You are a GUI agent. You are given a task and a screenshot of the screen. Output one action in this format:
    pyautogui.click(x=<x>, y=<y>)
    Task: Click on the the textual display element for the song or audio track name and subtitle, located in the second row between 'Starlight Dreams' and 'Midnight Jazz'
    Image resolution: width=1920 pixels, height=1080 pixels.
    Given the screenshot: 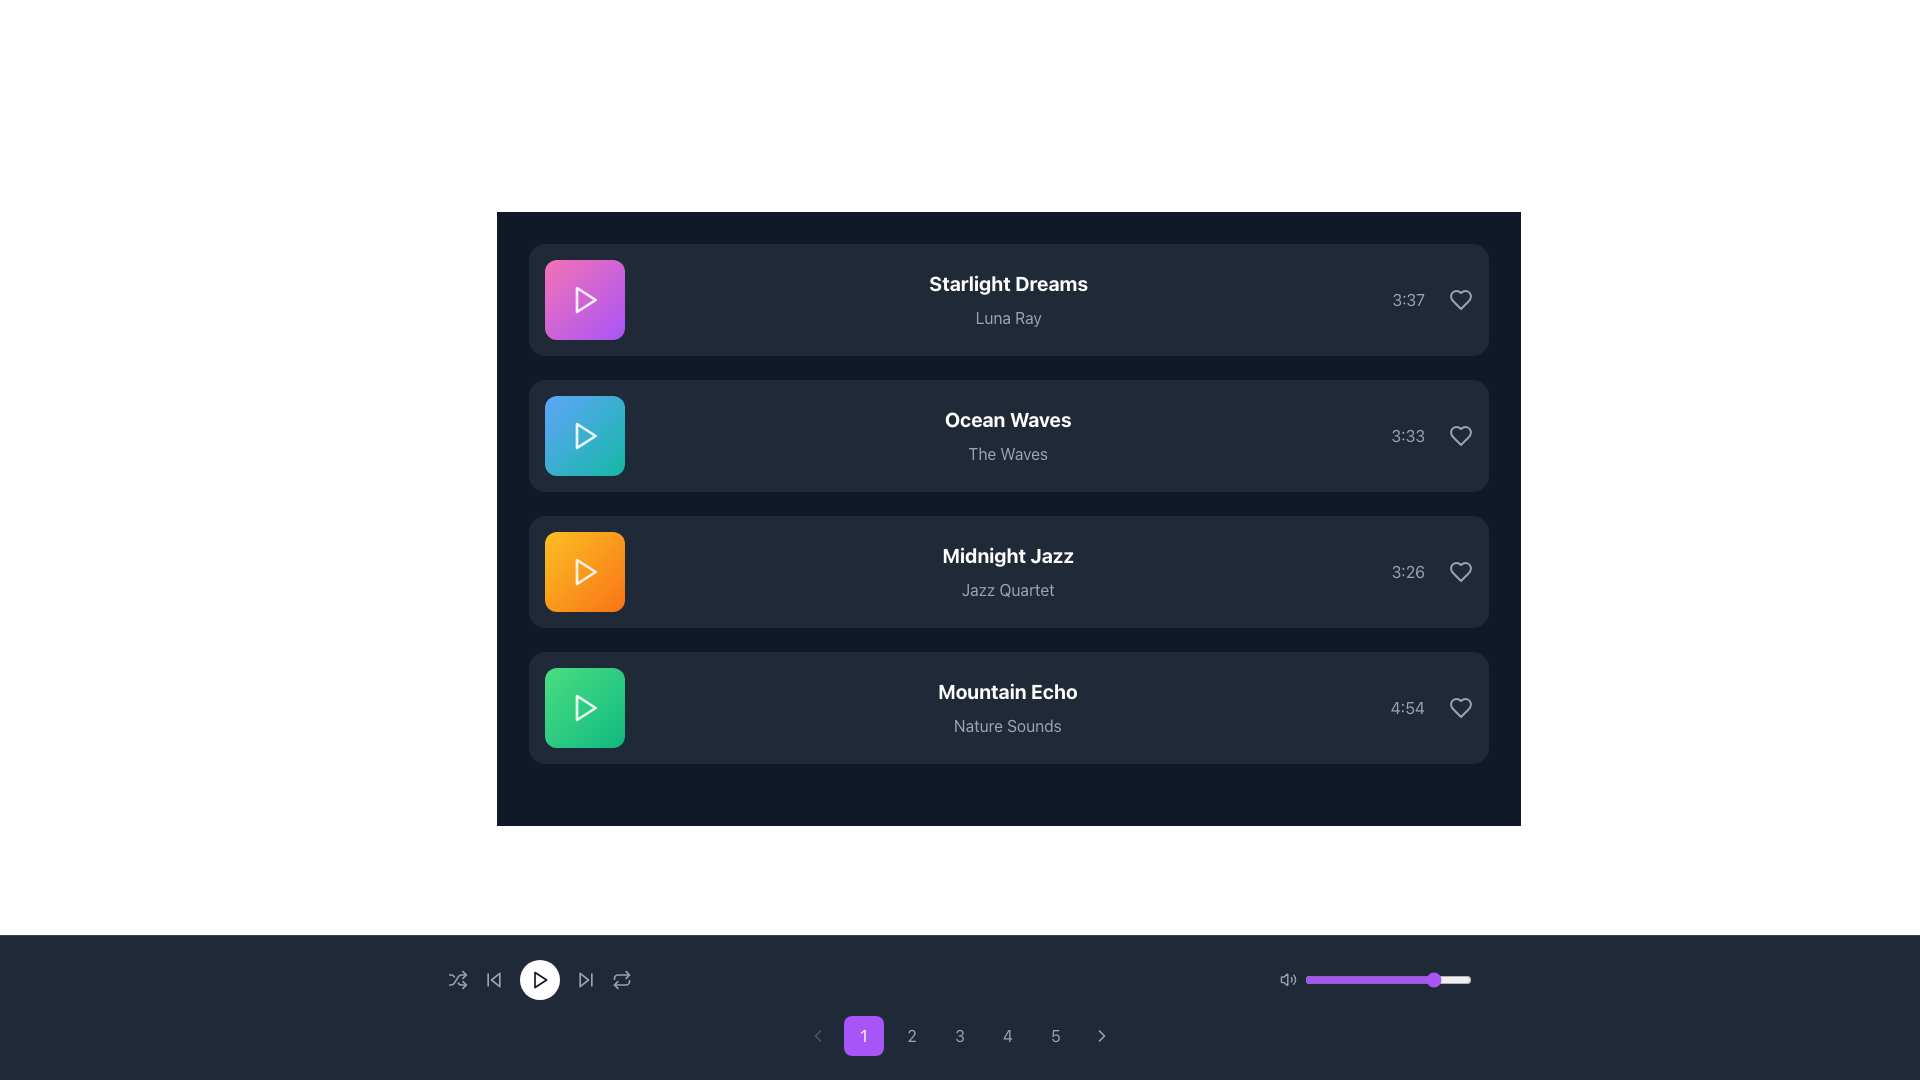 What is the action you would take?
    pyautogui.click(x=1008, y=434)
    